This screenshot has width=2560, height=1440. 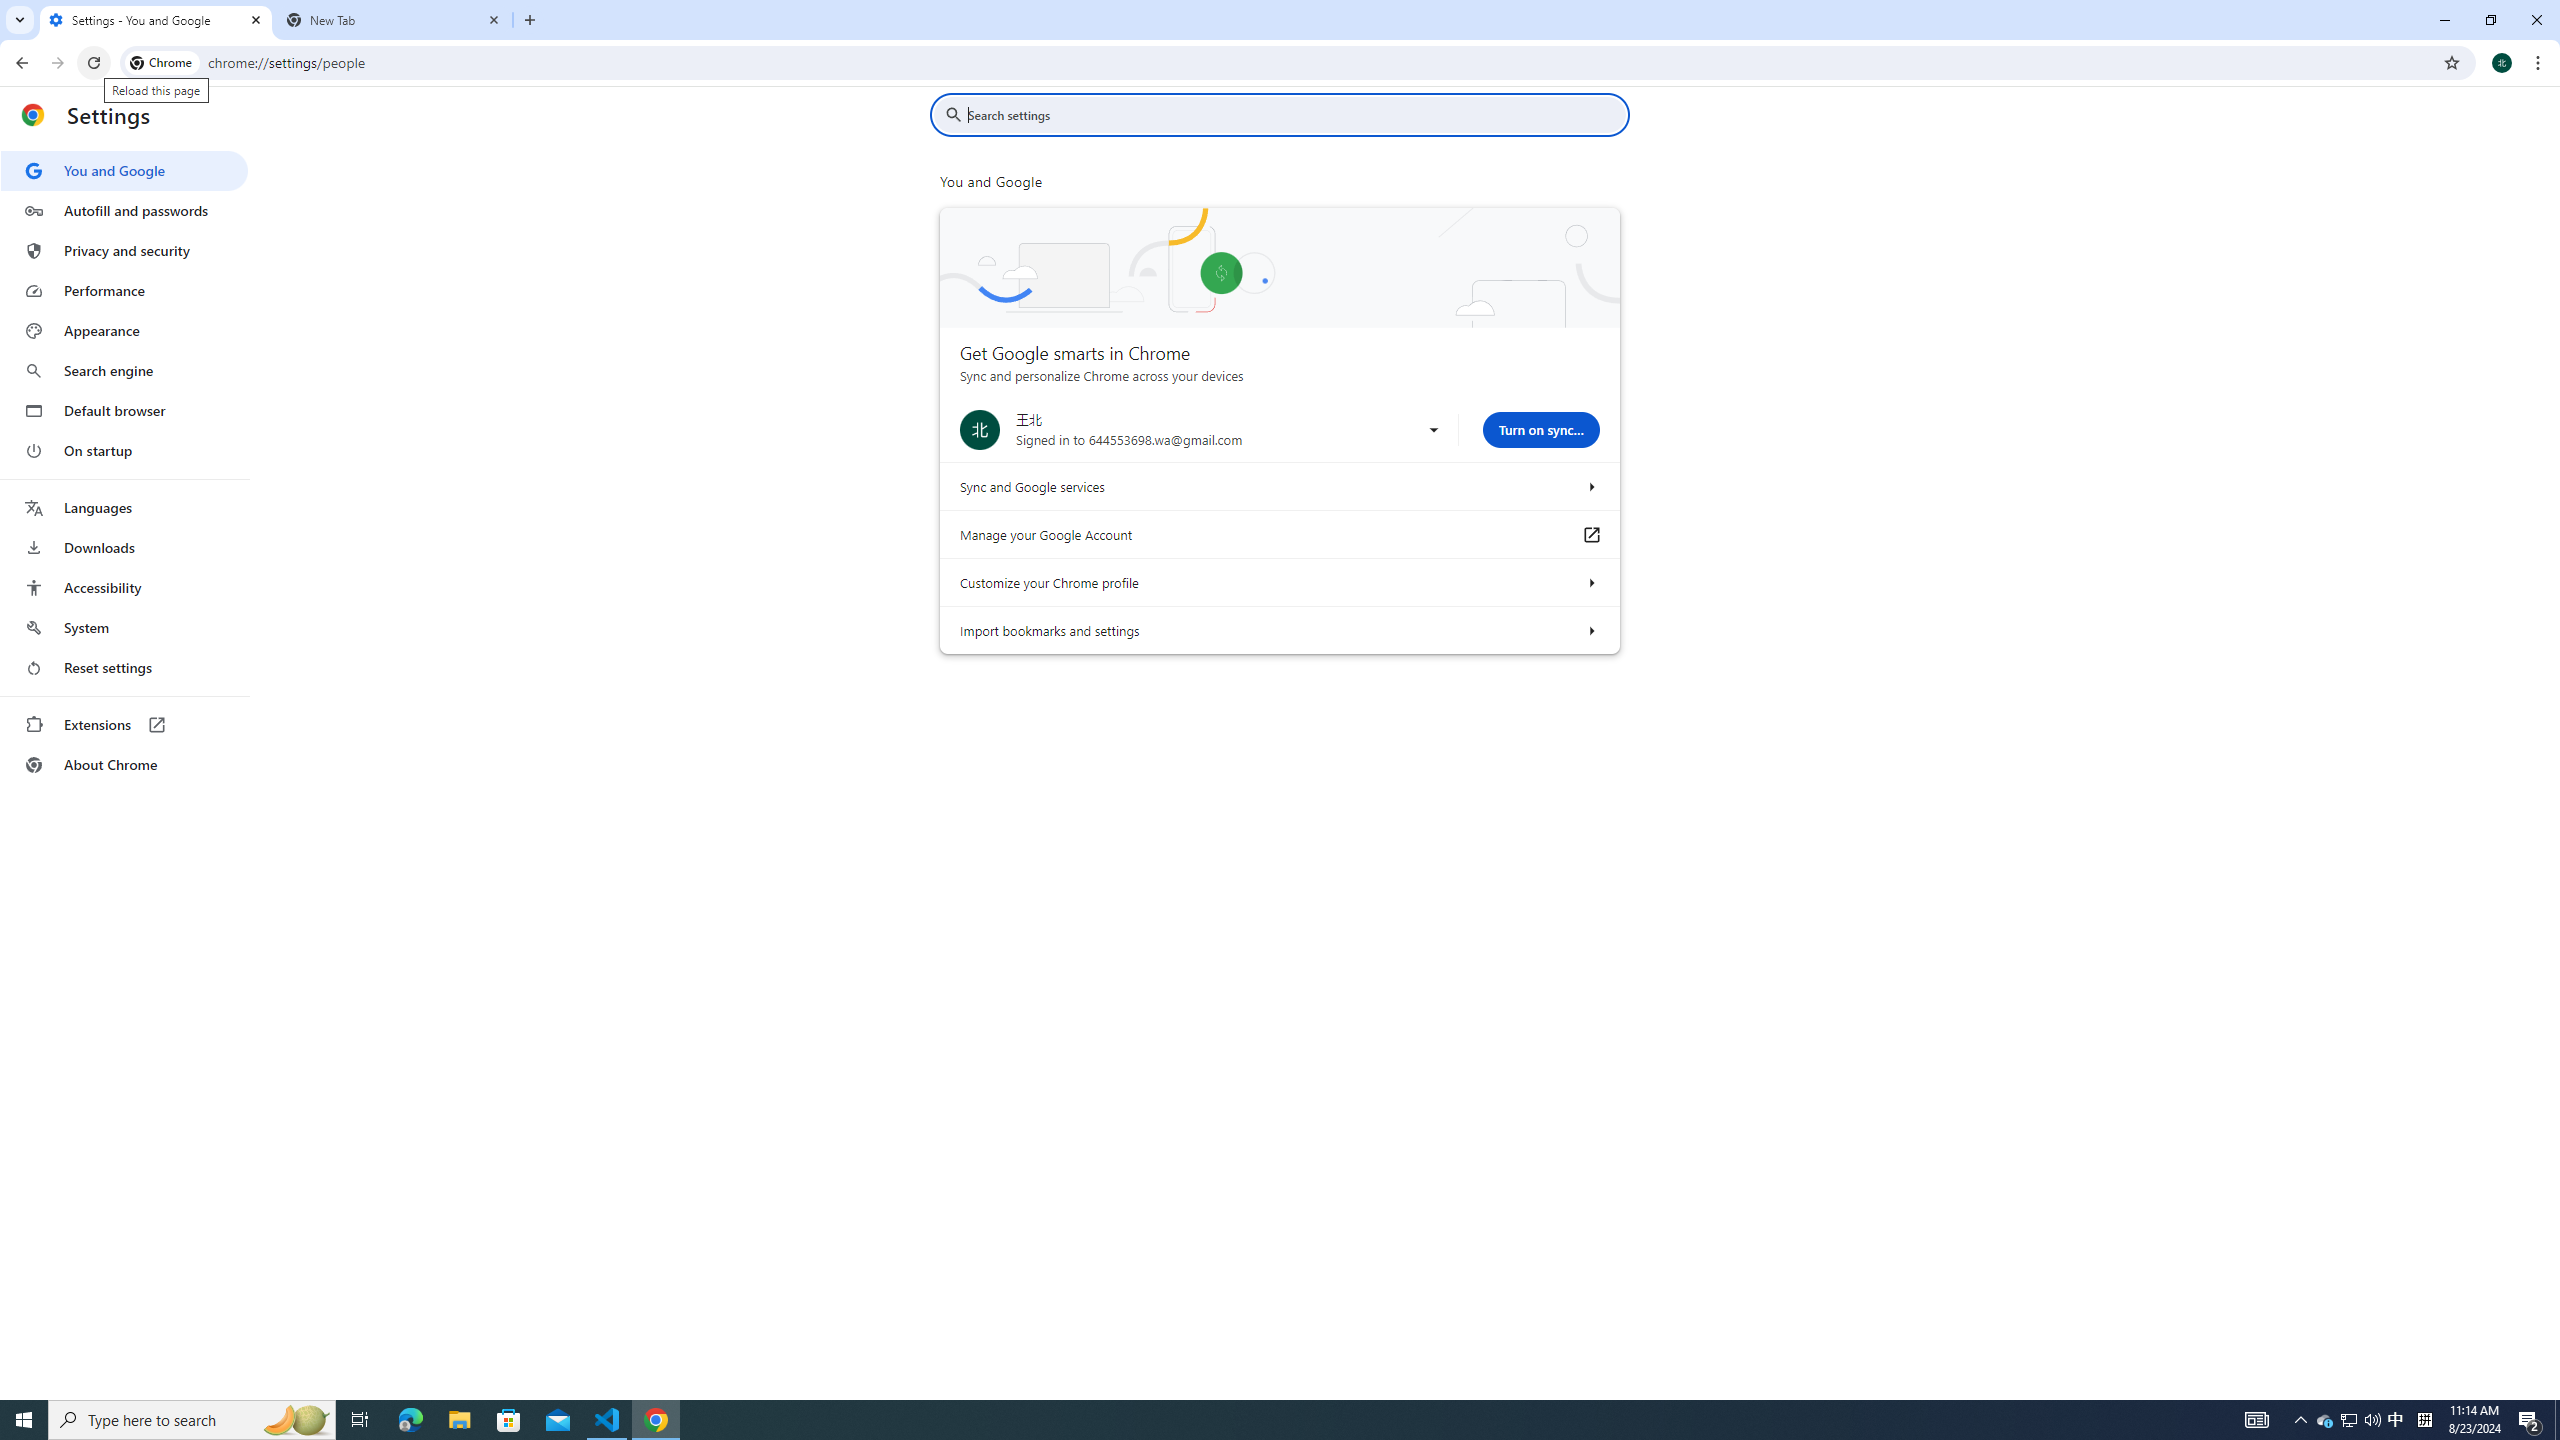 I want to click on 'Autofill and passwords', so click(x=123, y=210).